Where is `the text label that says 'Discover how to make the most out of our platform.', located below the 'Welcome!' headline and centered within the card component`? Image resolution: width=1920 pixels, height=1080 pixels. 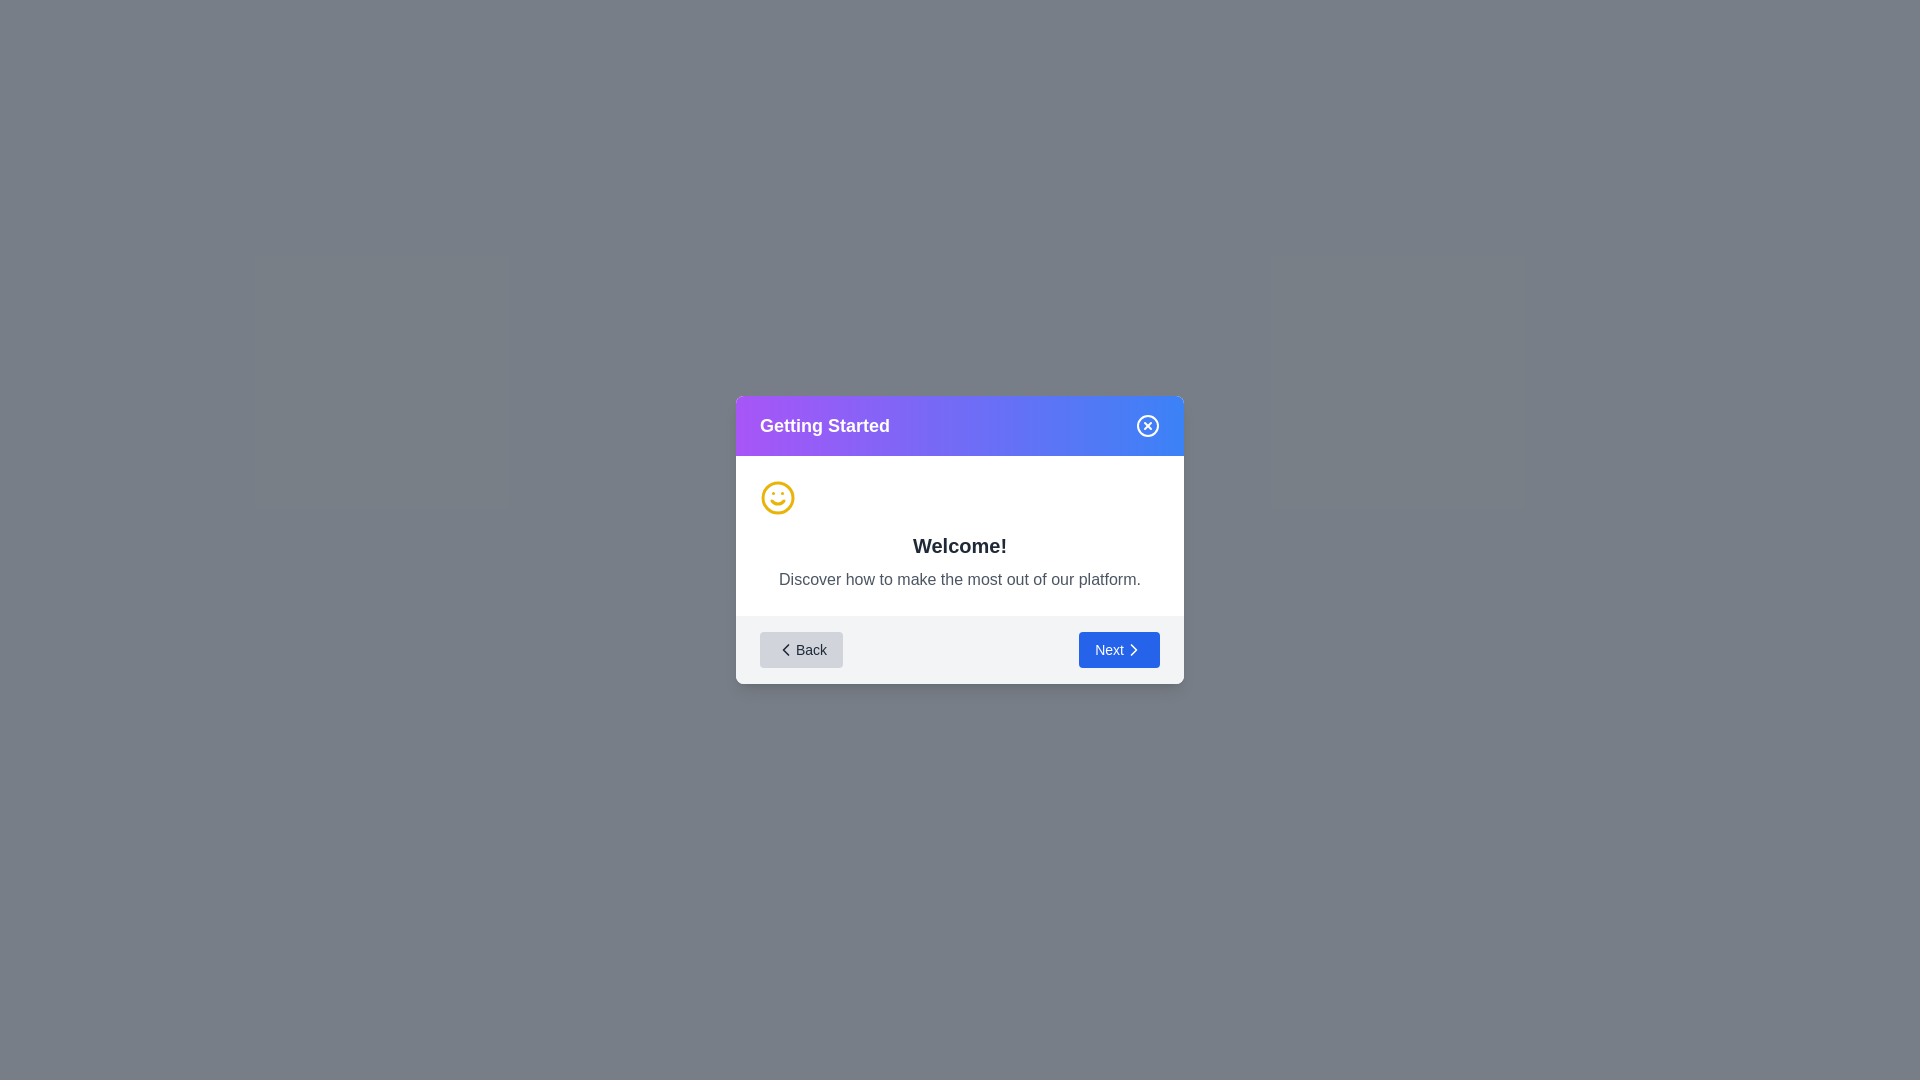 the text label that says 'Discover how to make the most out of our platform.', located below the 'Welcome!' headline and centered within the card component is located at coordinates (960, 579).